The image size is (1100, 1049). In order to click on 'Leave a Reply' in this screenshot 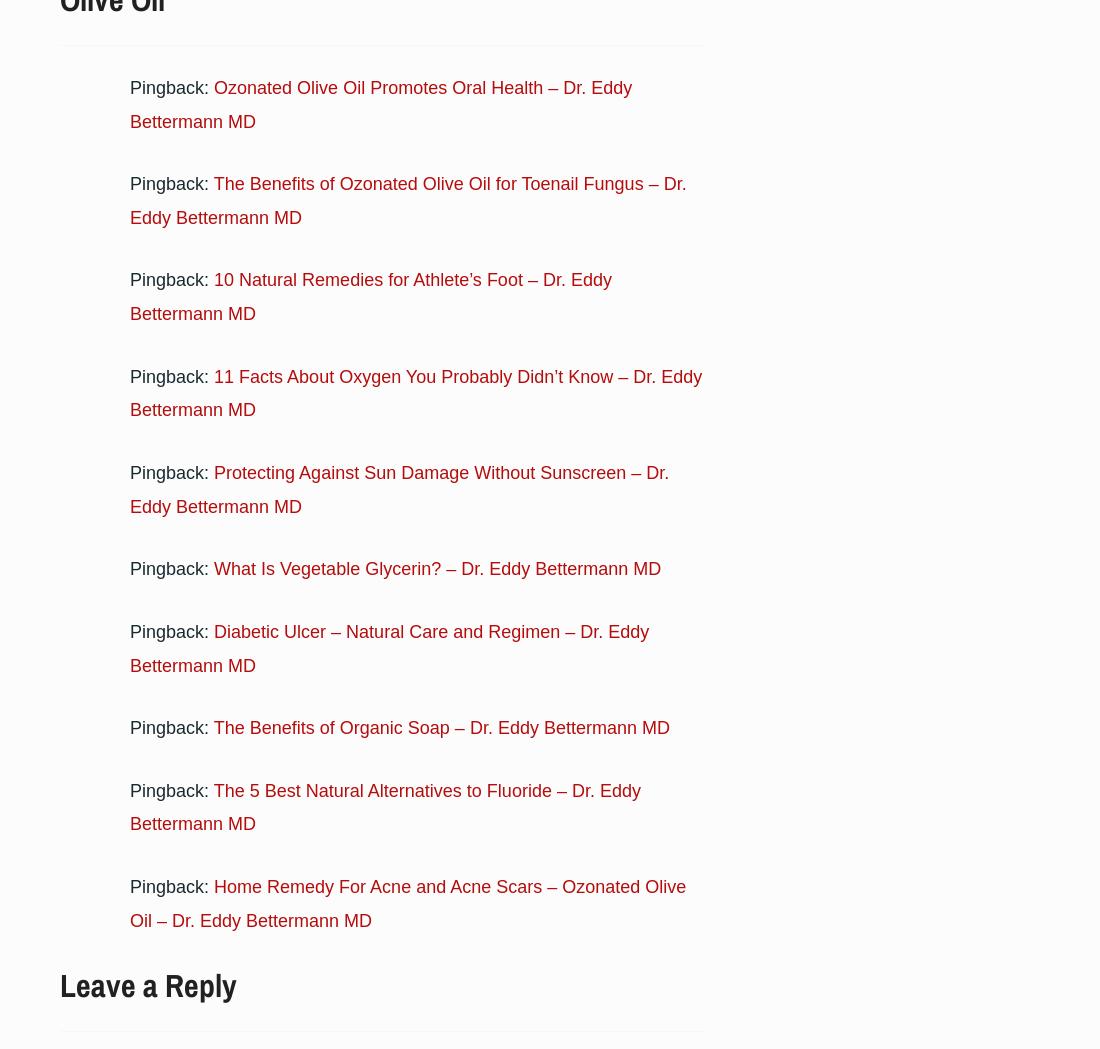, I will do `click(58, 984)`.